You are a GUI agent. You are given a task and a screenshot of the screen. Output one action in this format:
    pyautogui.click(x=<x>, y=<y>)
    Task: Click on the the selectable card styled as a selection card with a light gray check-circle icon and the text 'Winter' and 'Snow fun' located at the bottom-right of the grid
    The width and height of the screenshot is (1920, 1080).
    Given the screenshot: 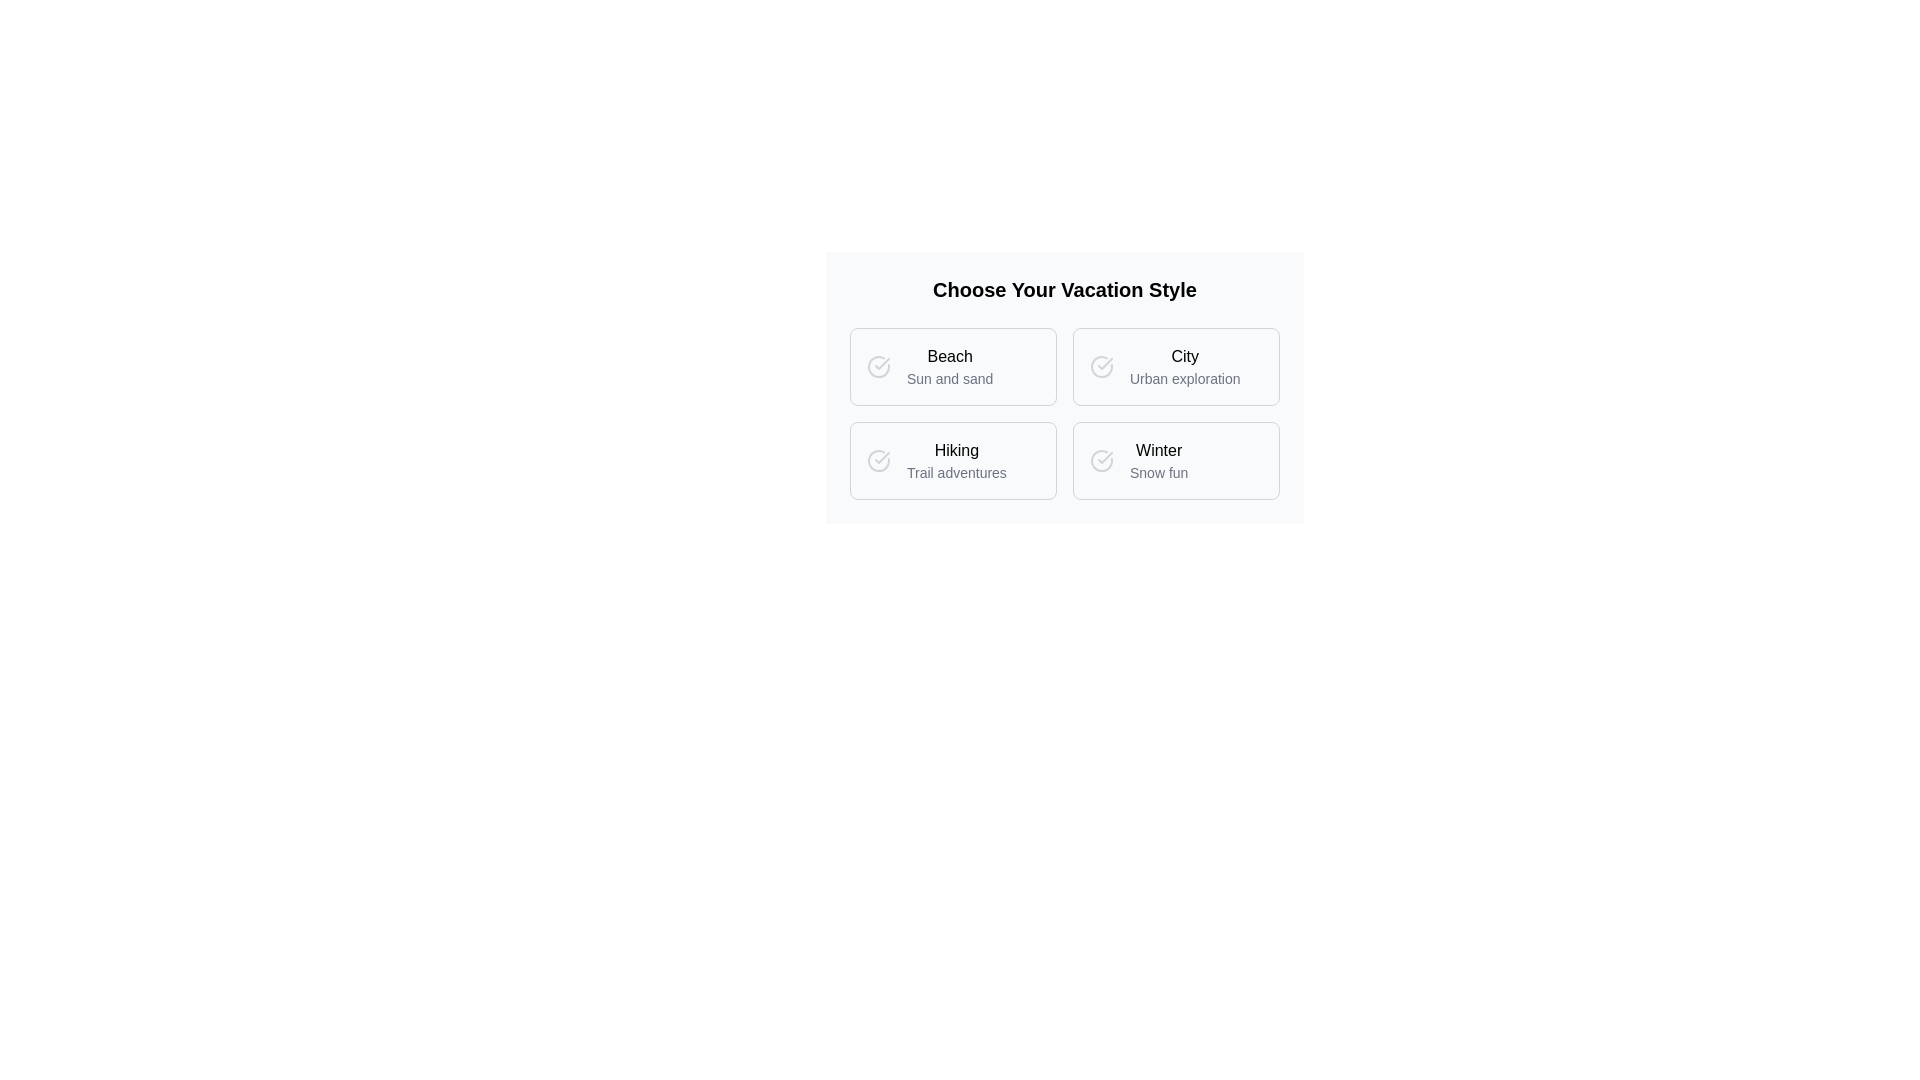 What is the action you would take?
    pyautogui.click(x=1176, y=461)
    